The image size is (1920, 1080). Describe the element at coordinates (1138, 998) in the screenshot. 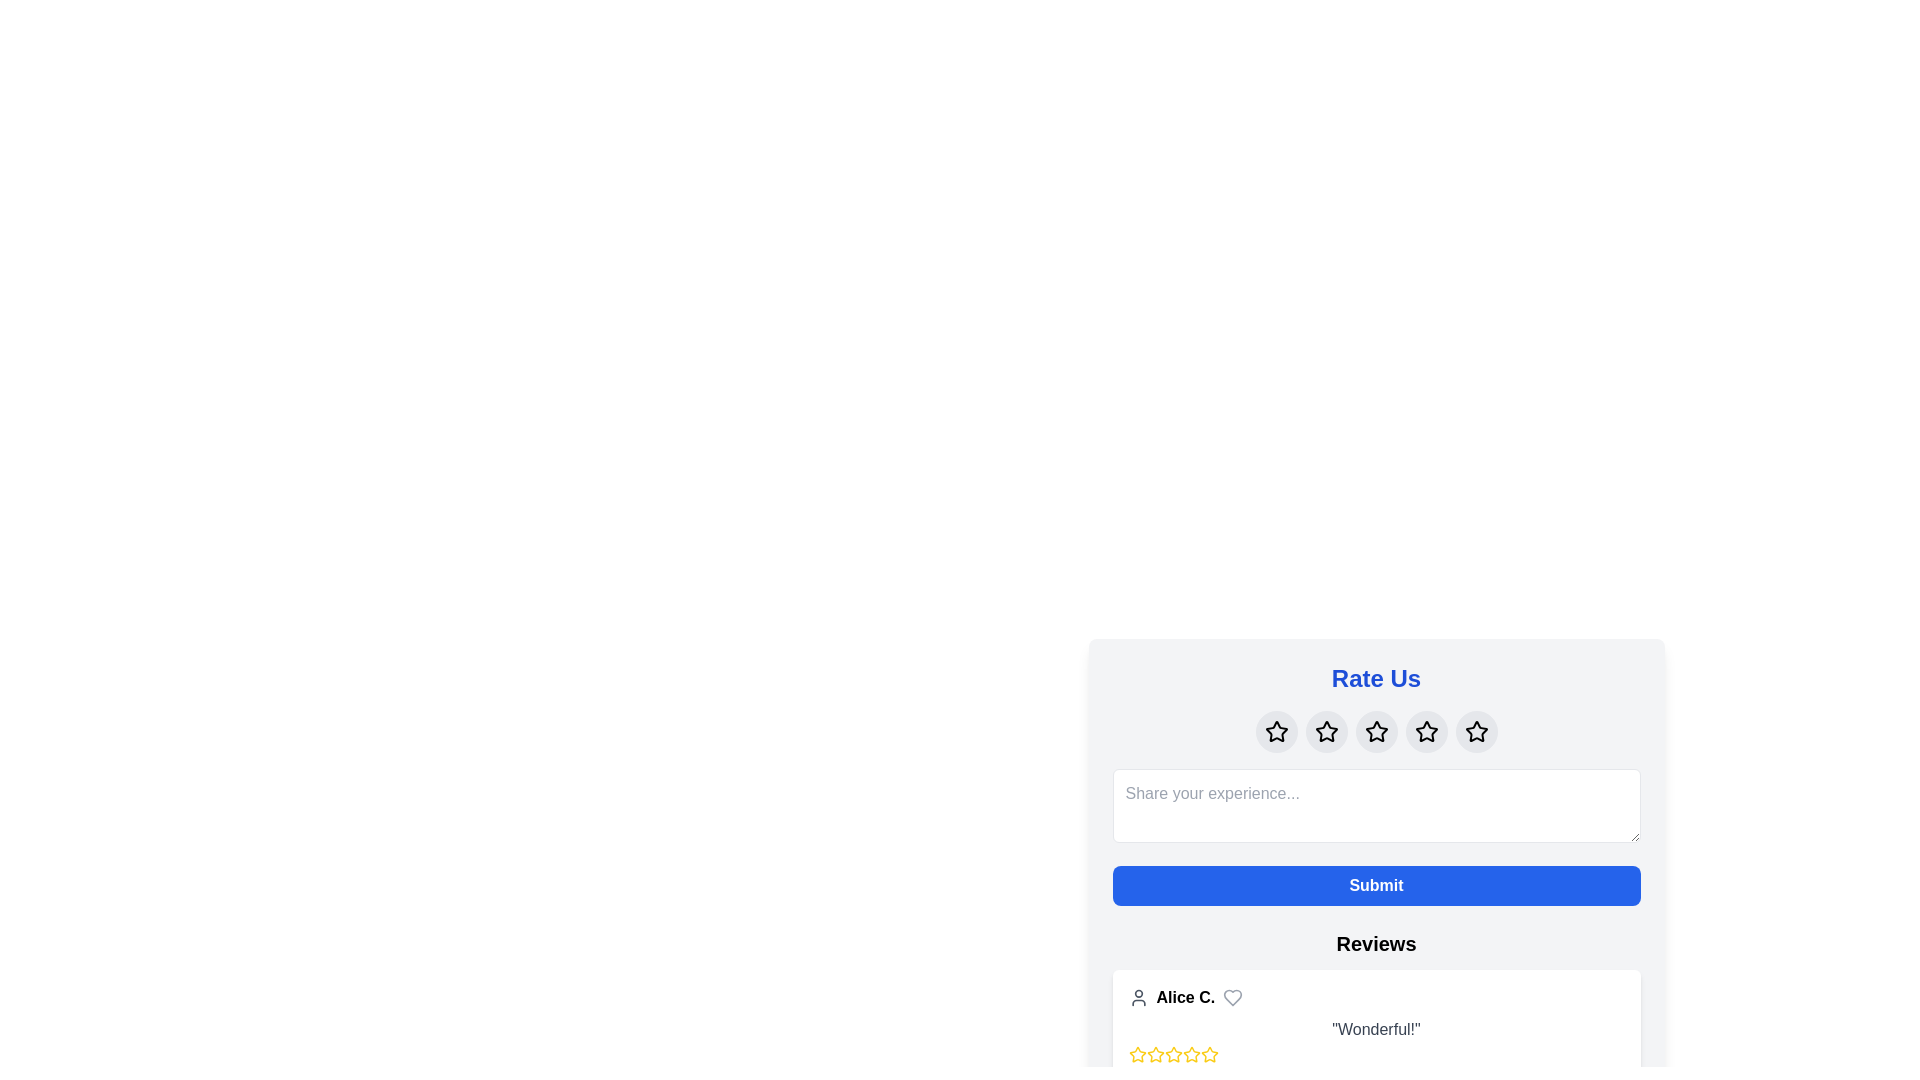

I see `the SVG user icon, which is a gray outlined circle above a semi-circle, located to the left of the title 'Alice C.' in the reviews section` at that location.